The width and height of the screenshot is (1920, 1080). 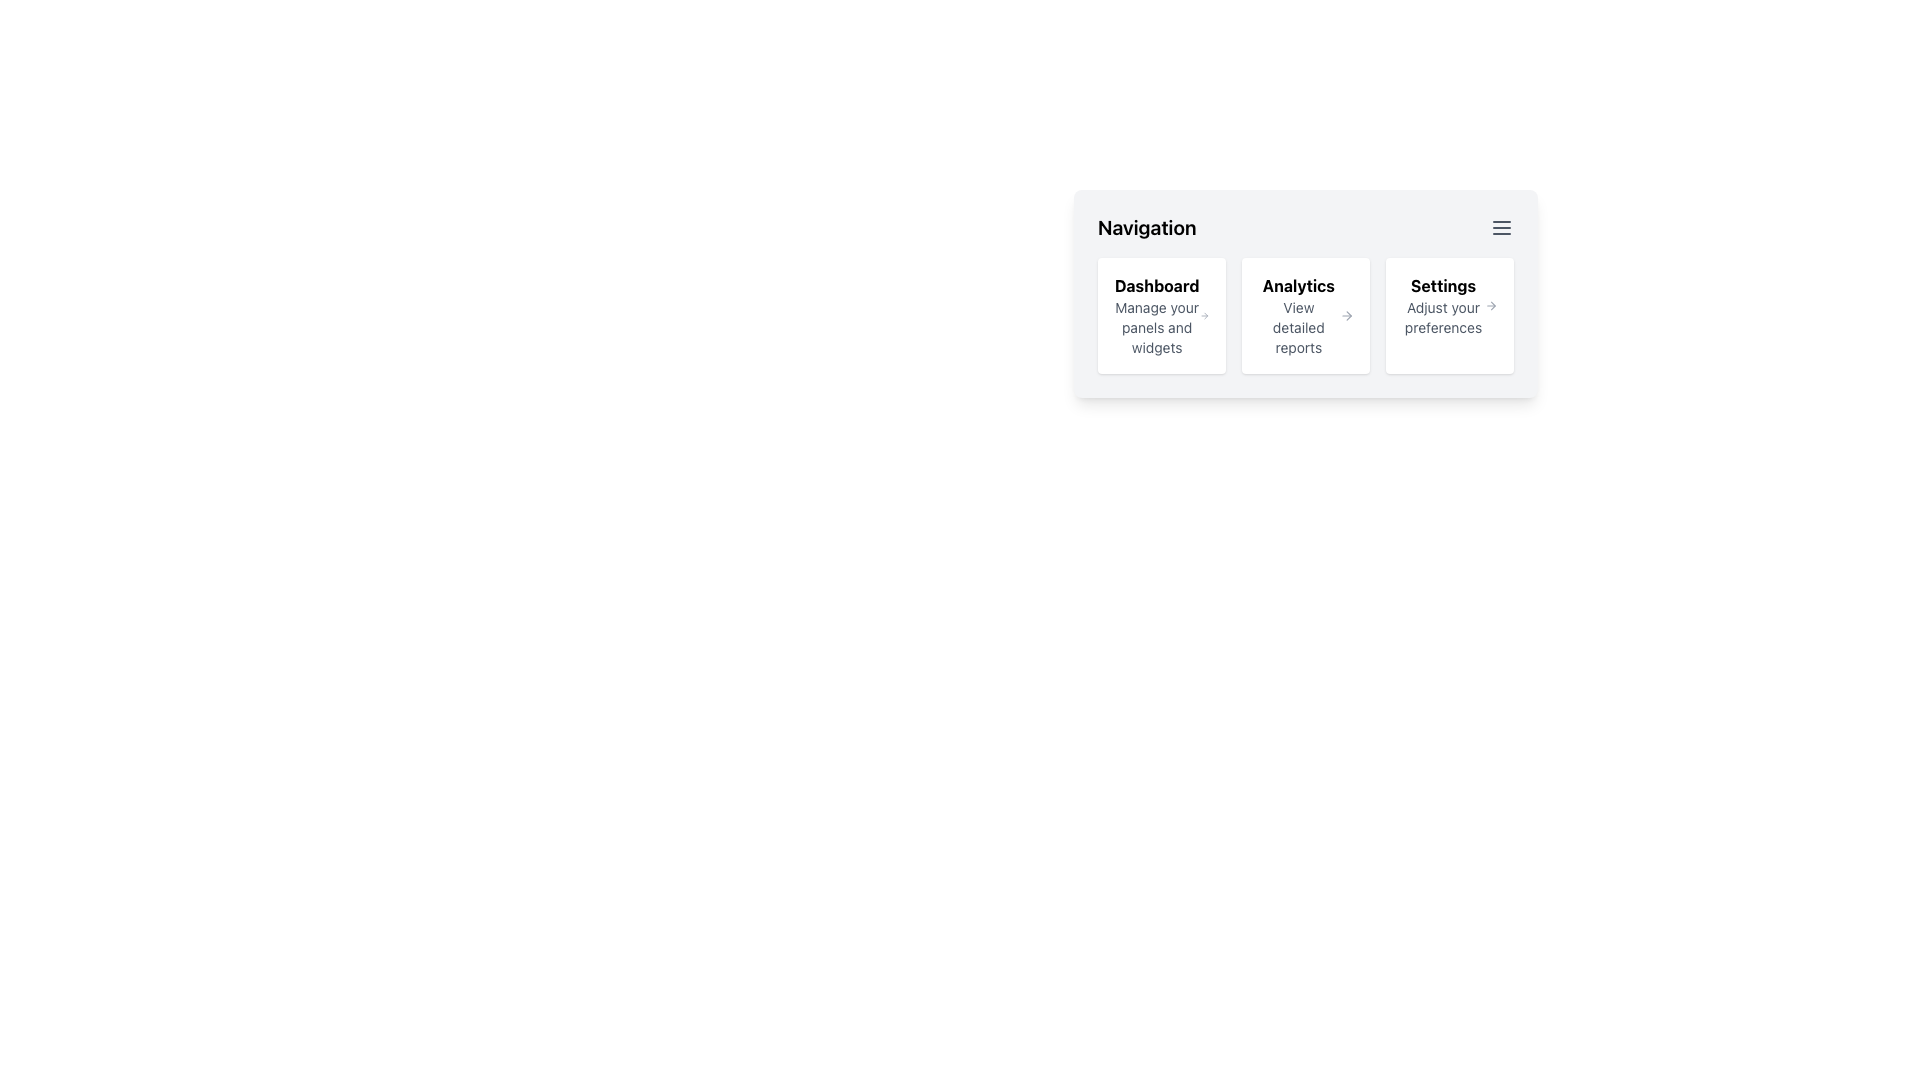 I want to click on the 'Dashboard' text label, which is bold and distinct, located at the top of a white rectangular card in the Navigation section, so click(x=1157, y=285).